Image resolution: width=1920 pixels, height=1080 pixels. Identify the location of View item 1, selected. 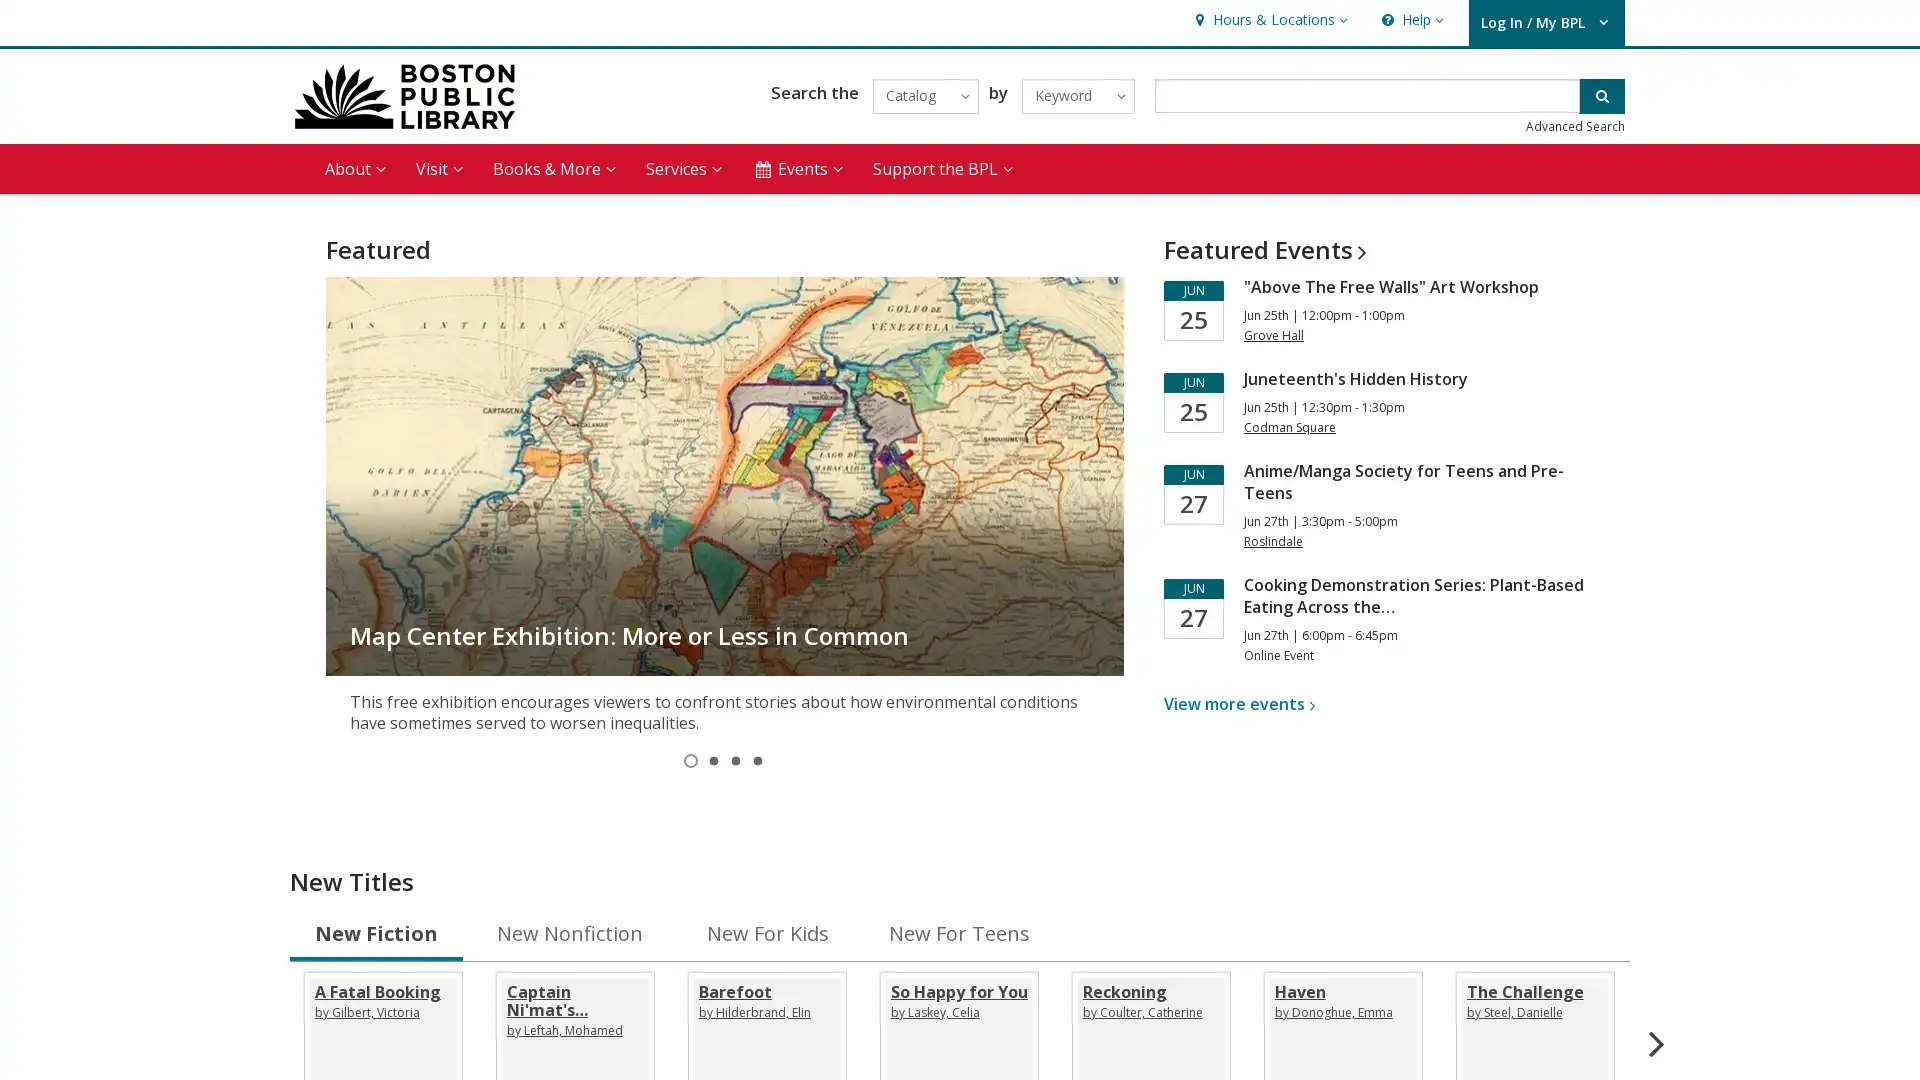
(691, 759).